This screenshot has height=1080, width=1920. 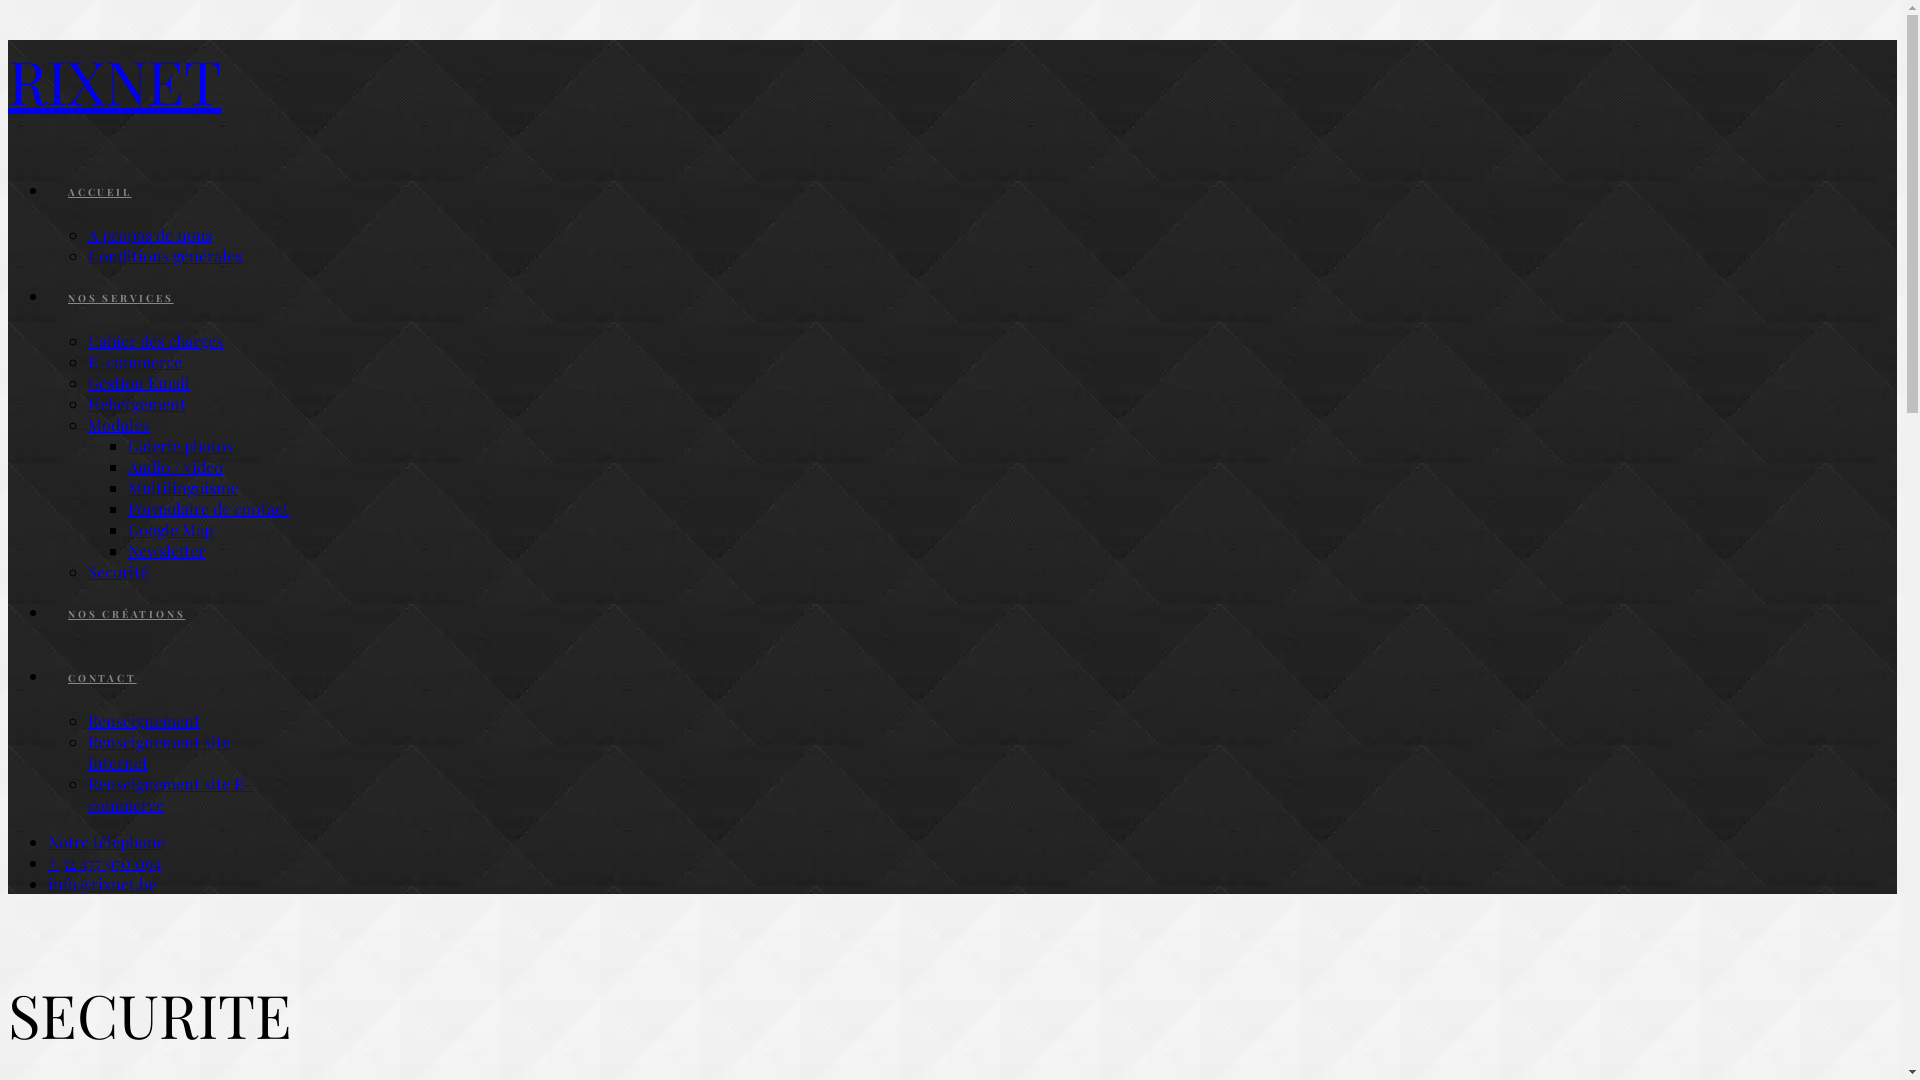 I want to click on 'Audio / video', so click(x=127, y=466).